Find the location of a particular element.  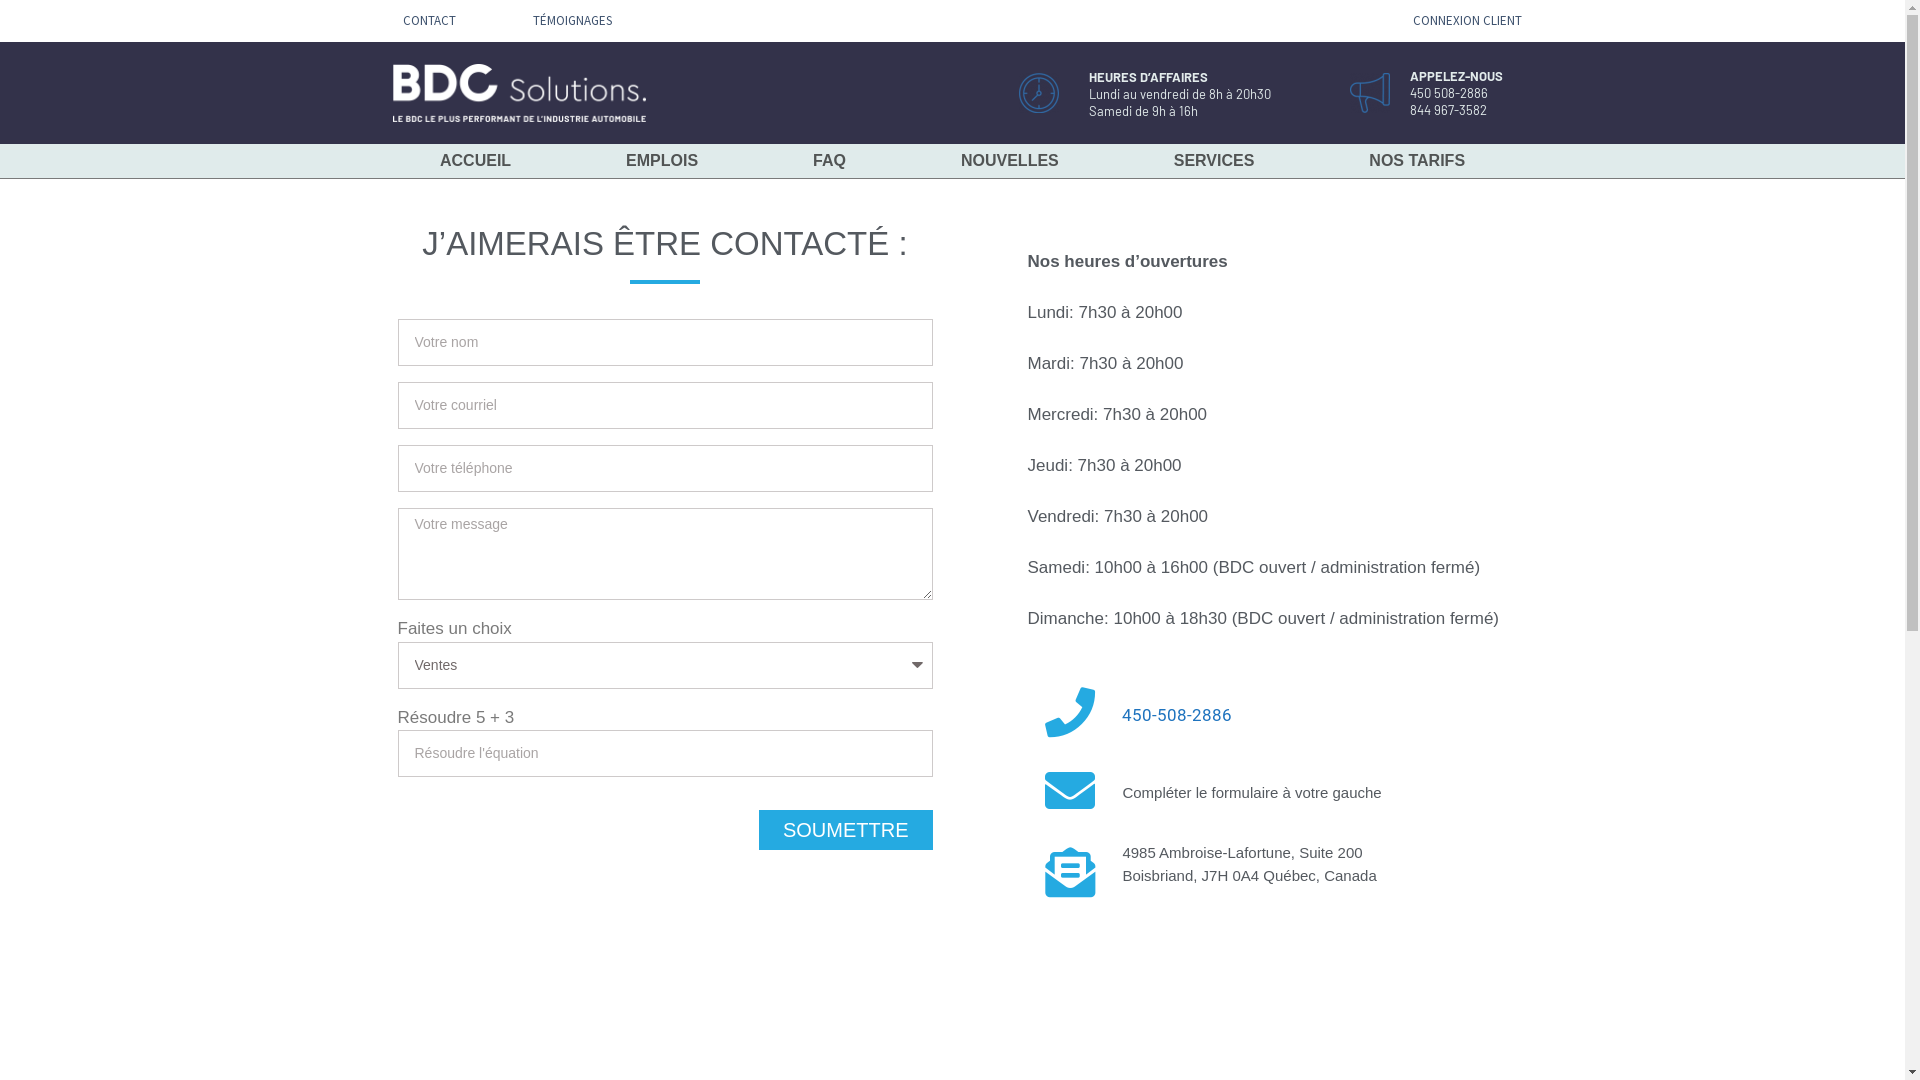

'CONTACT' is located at coordinates (401, 20).